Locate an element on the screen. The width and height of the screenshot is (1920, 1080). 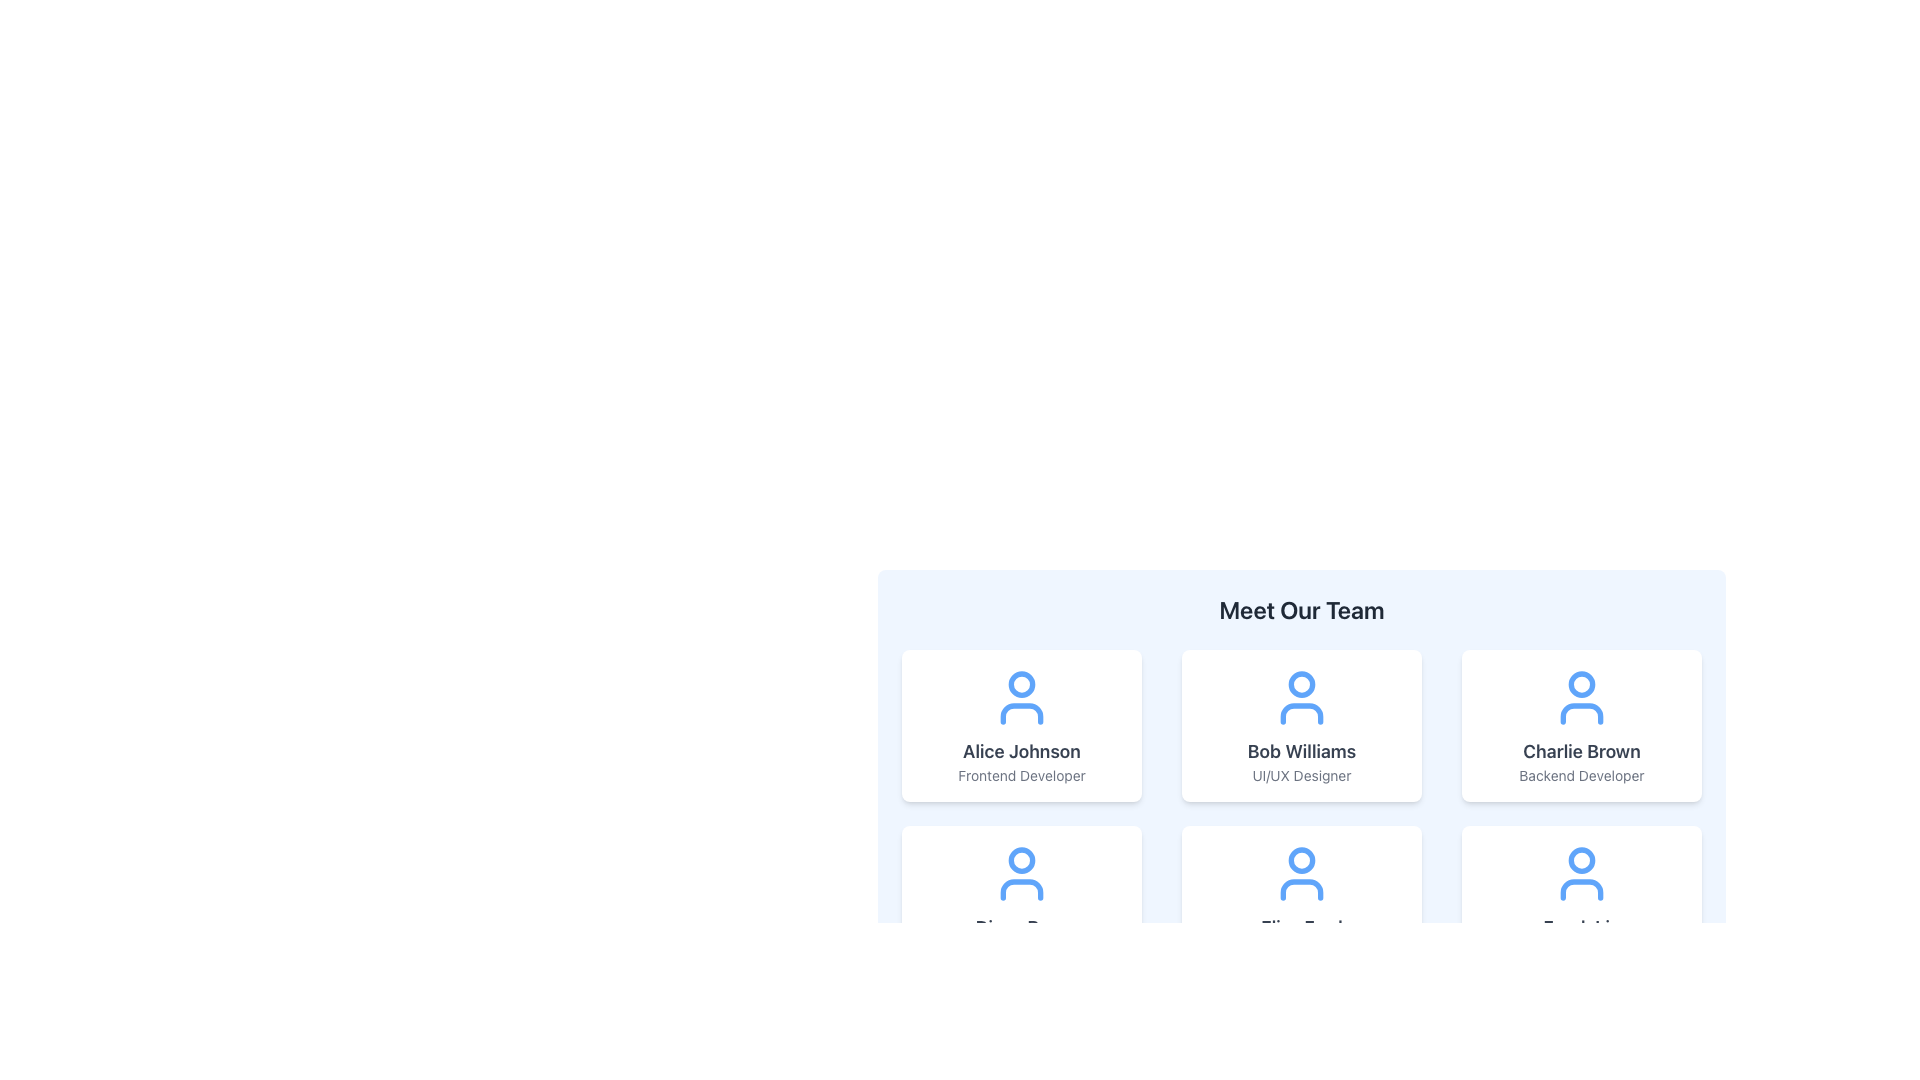
the blue circular SVG element that represents the head of the user profile icon located in the second row, first column of the grid layout under the title 'Meet Our Team' is located at coordinates (1022, 859).